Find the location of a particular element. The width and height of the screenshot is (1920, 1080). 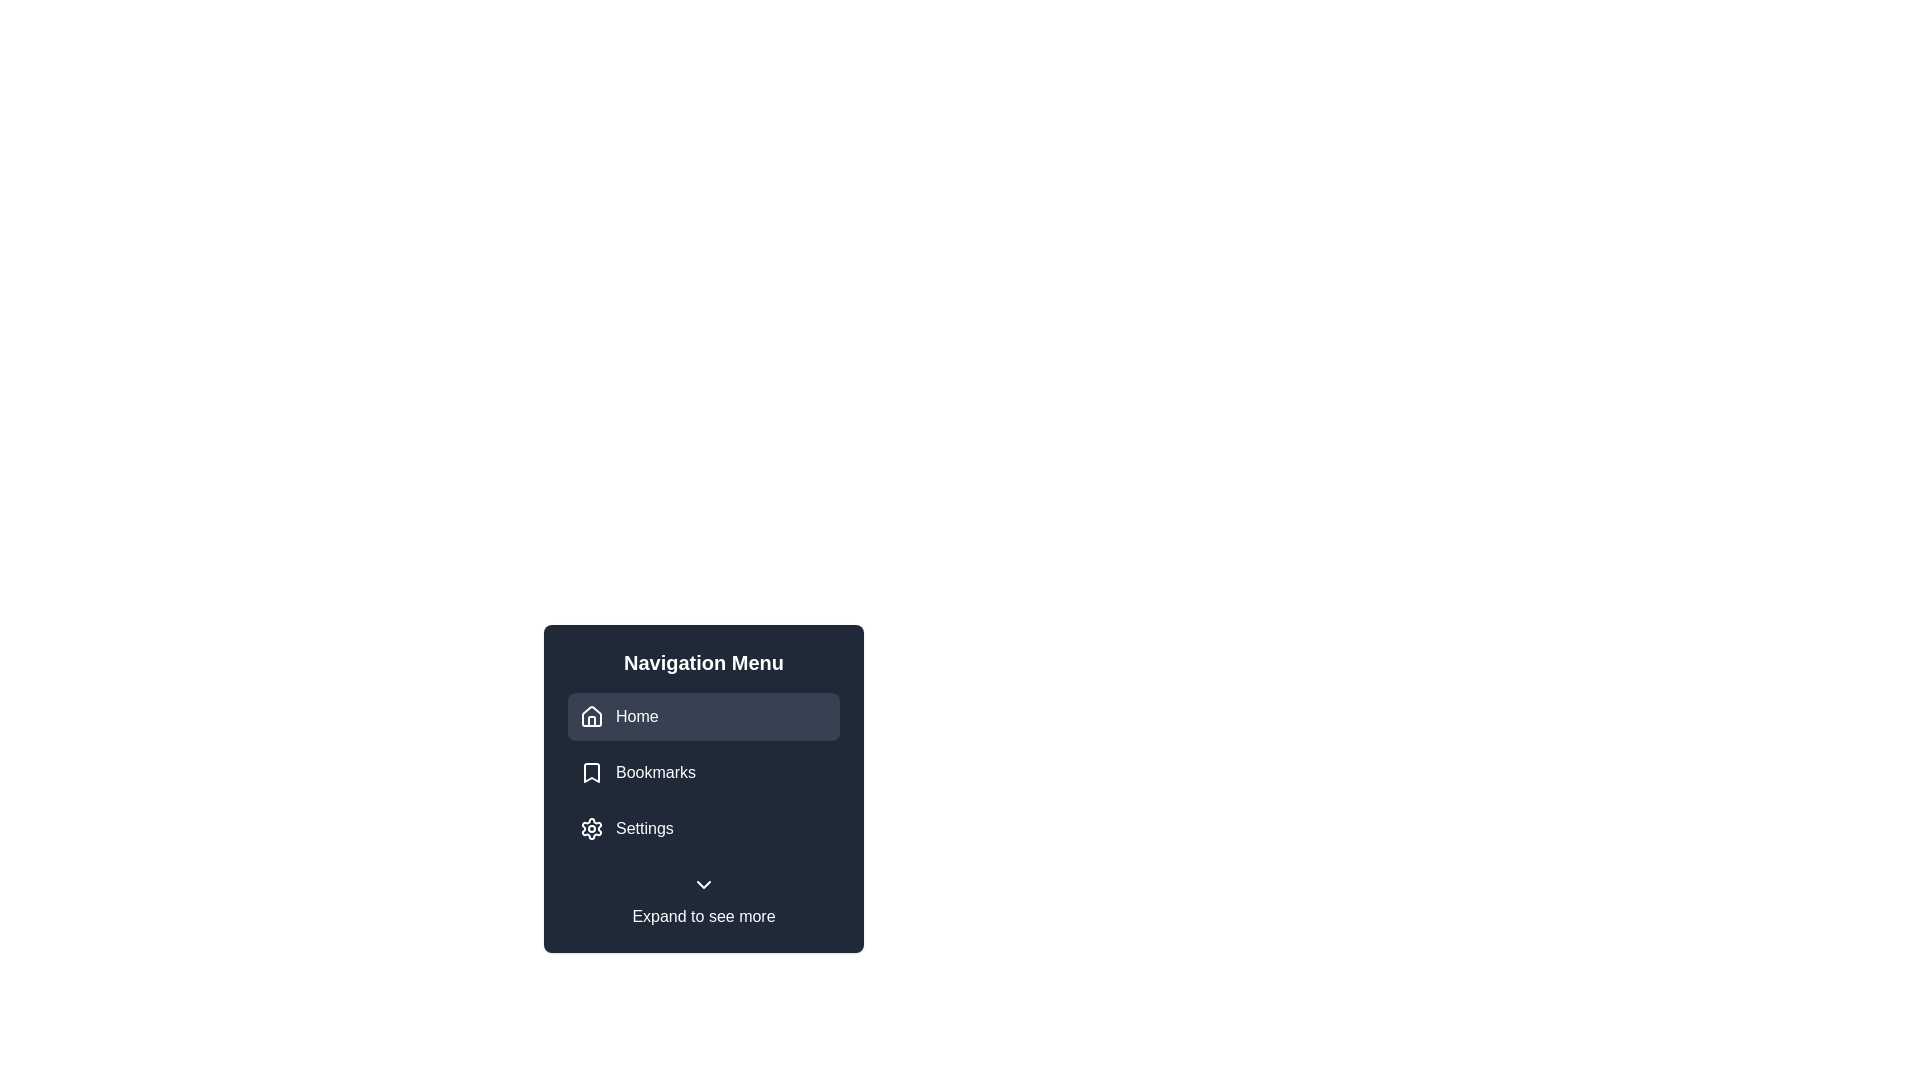

the bookmark-shaped icon is located at coordinates (590, 771).